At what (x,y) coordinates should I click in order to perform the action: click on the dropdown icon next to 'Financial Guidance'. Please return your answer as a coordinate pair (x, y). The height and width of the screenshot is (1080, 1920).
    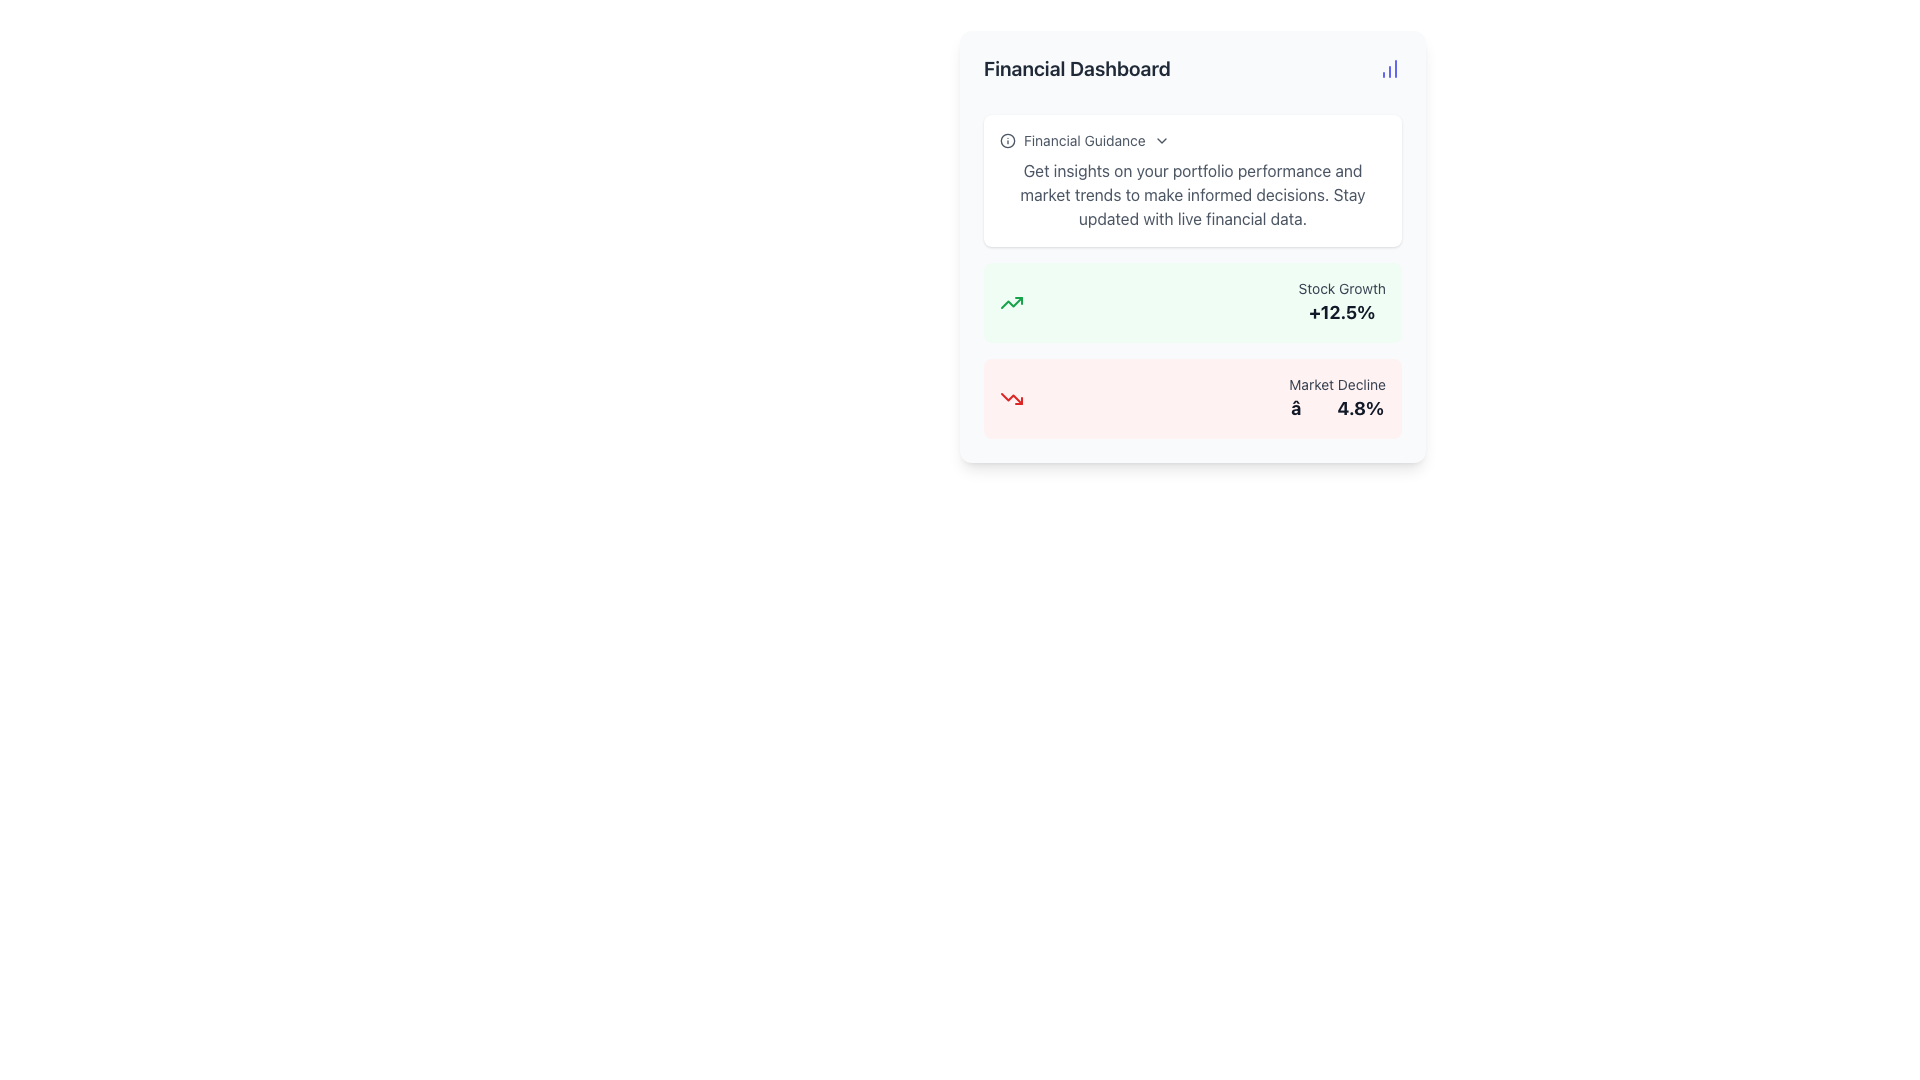
    Looking at the image, I should click on (1161, 140).